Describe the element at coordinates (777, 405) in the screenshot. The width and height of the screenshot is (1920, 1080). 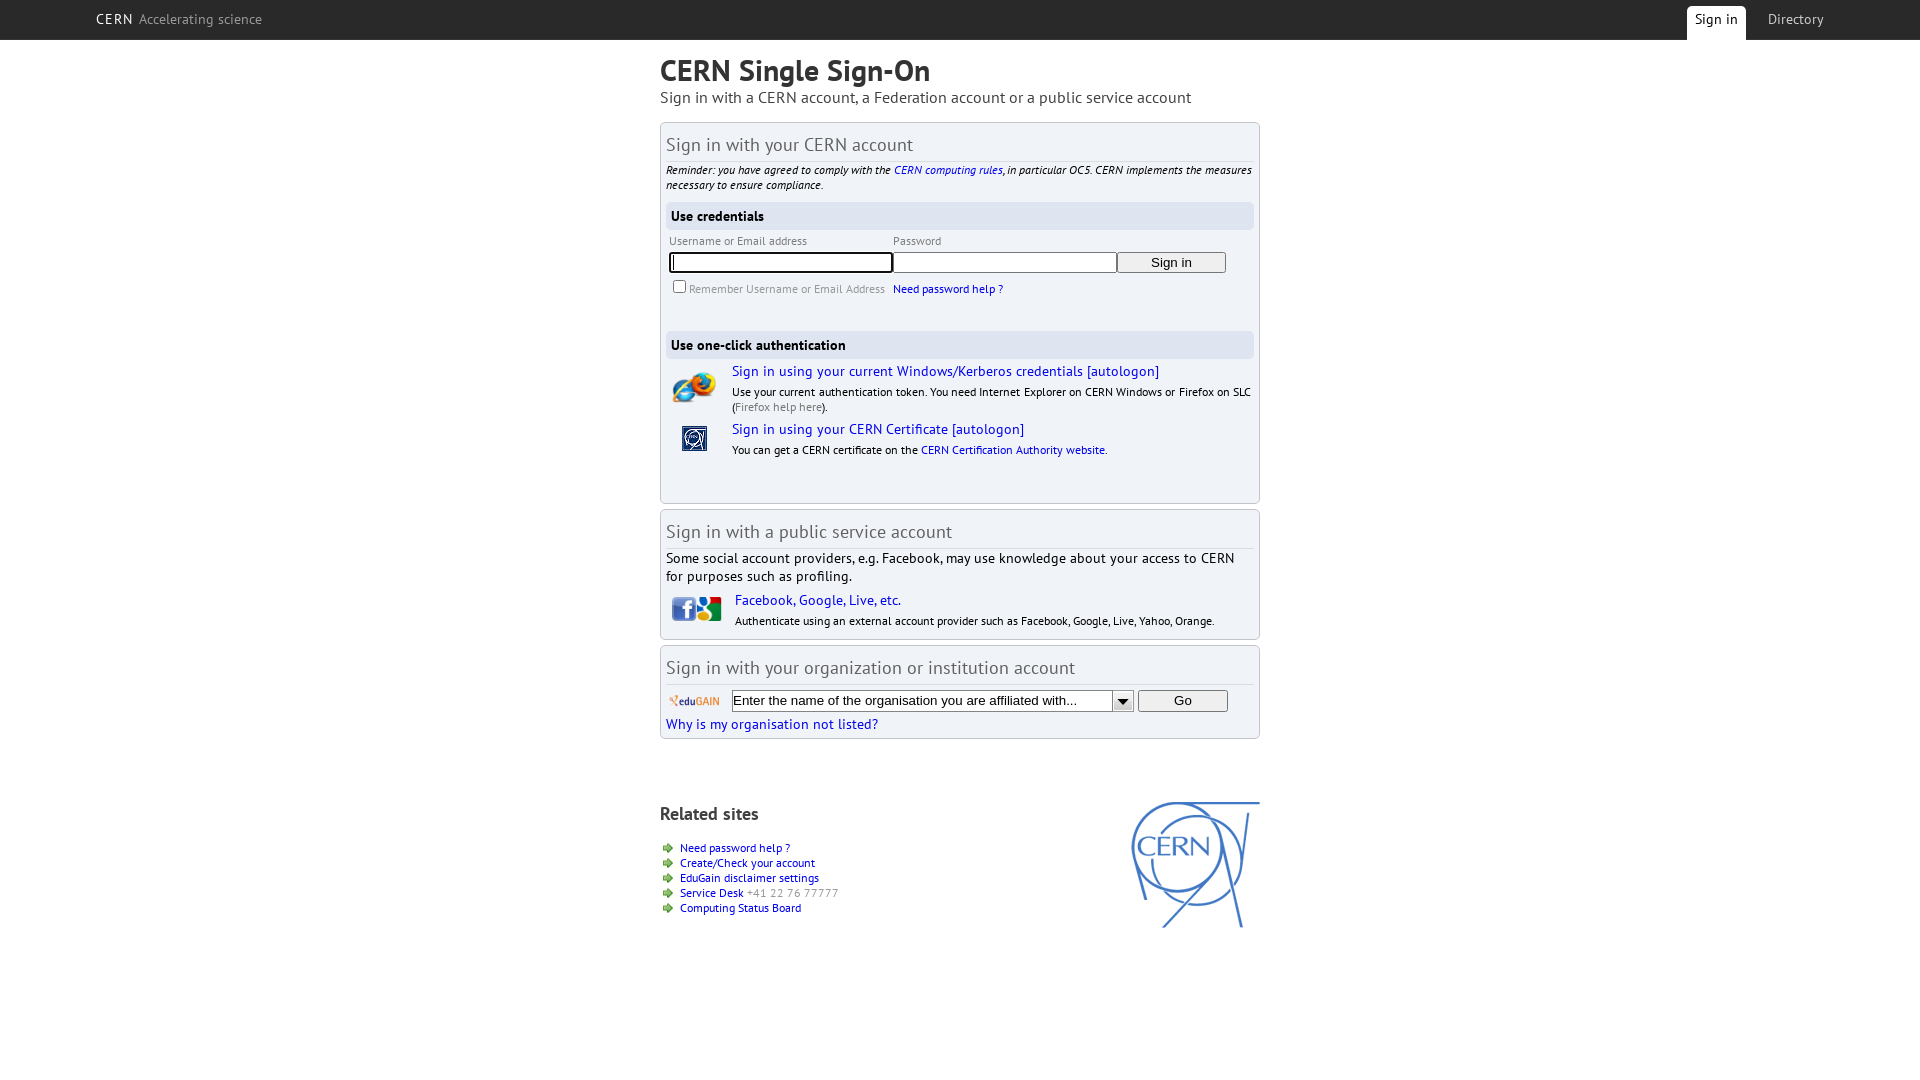
I see `'Firefox help here'` at that location.